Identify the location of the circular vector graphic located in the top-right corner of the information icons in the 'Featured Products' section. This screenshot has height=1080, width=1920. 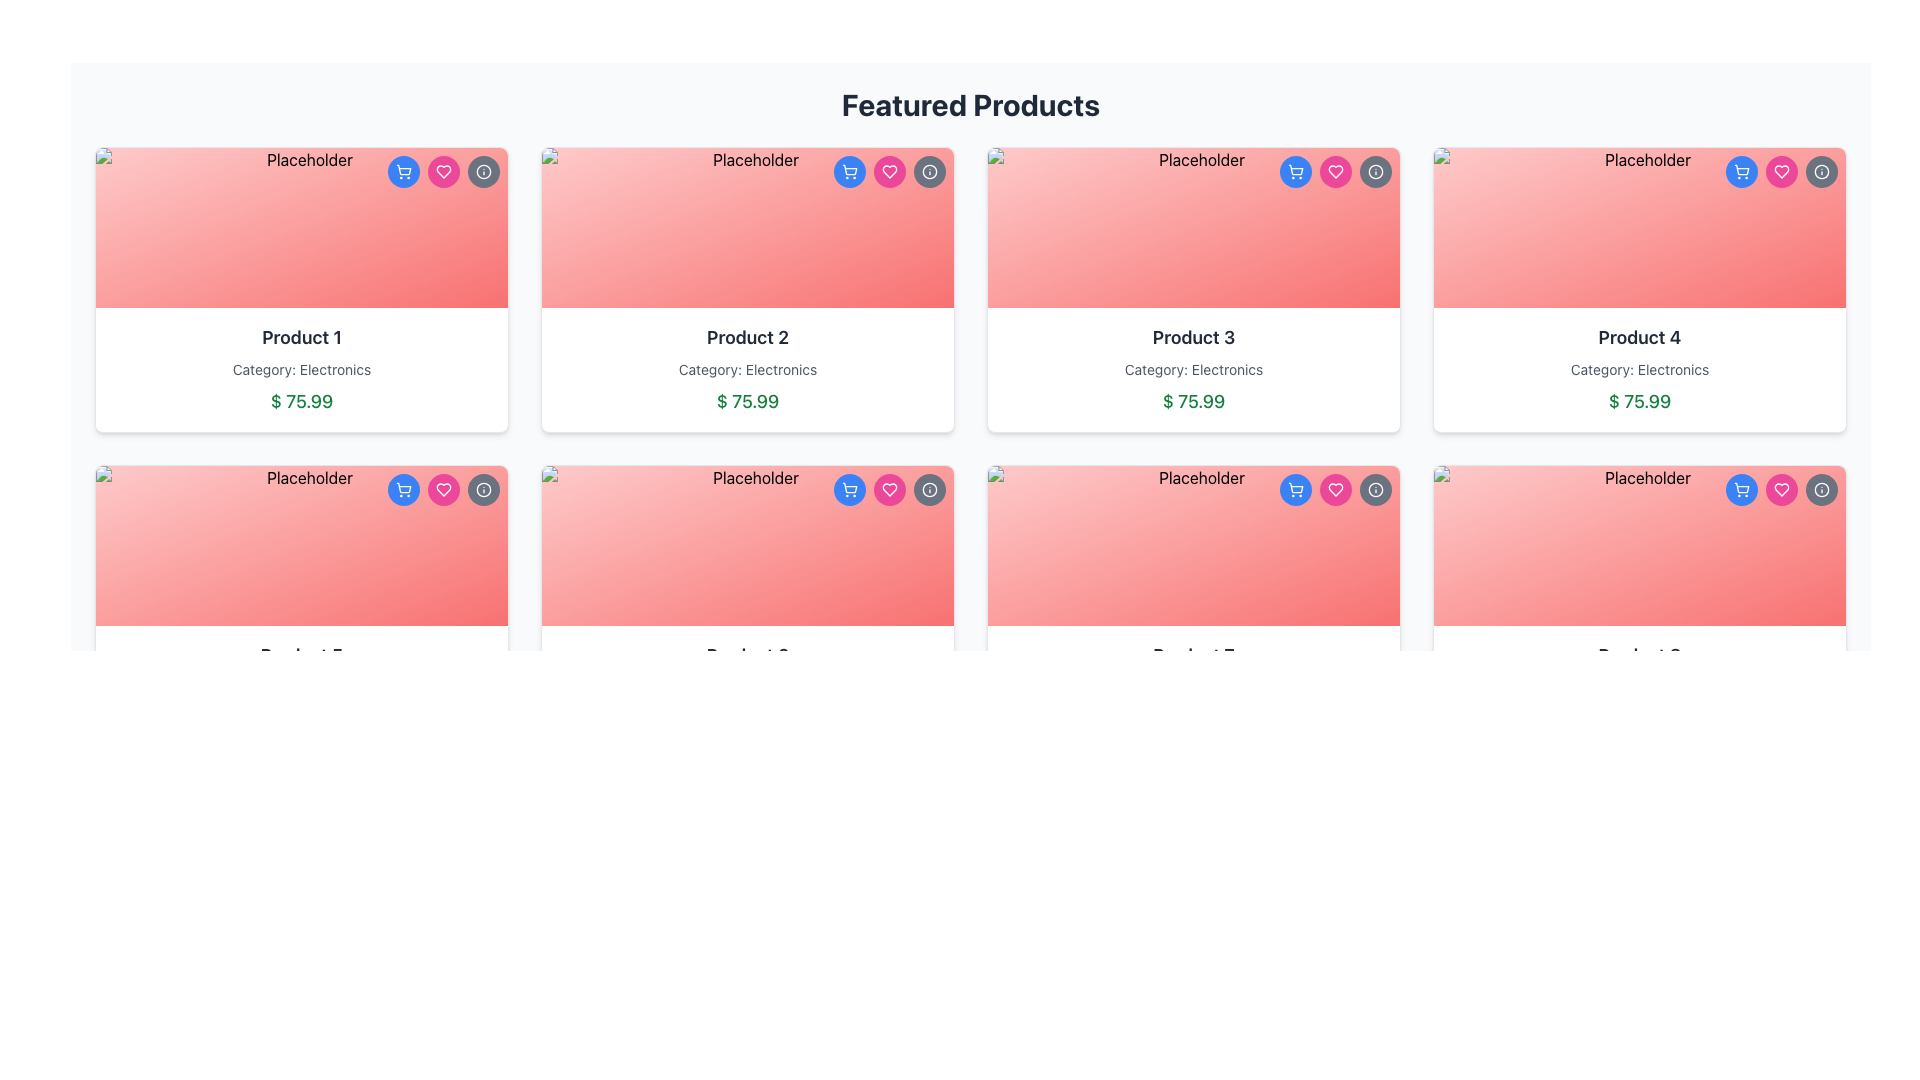
(1375, 171).